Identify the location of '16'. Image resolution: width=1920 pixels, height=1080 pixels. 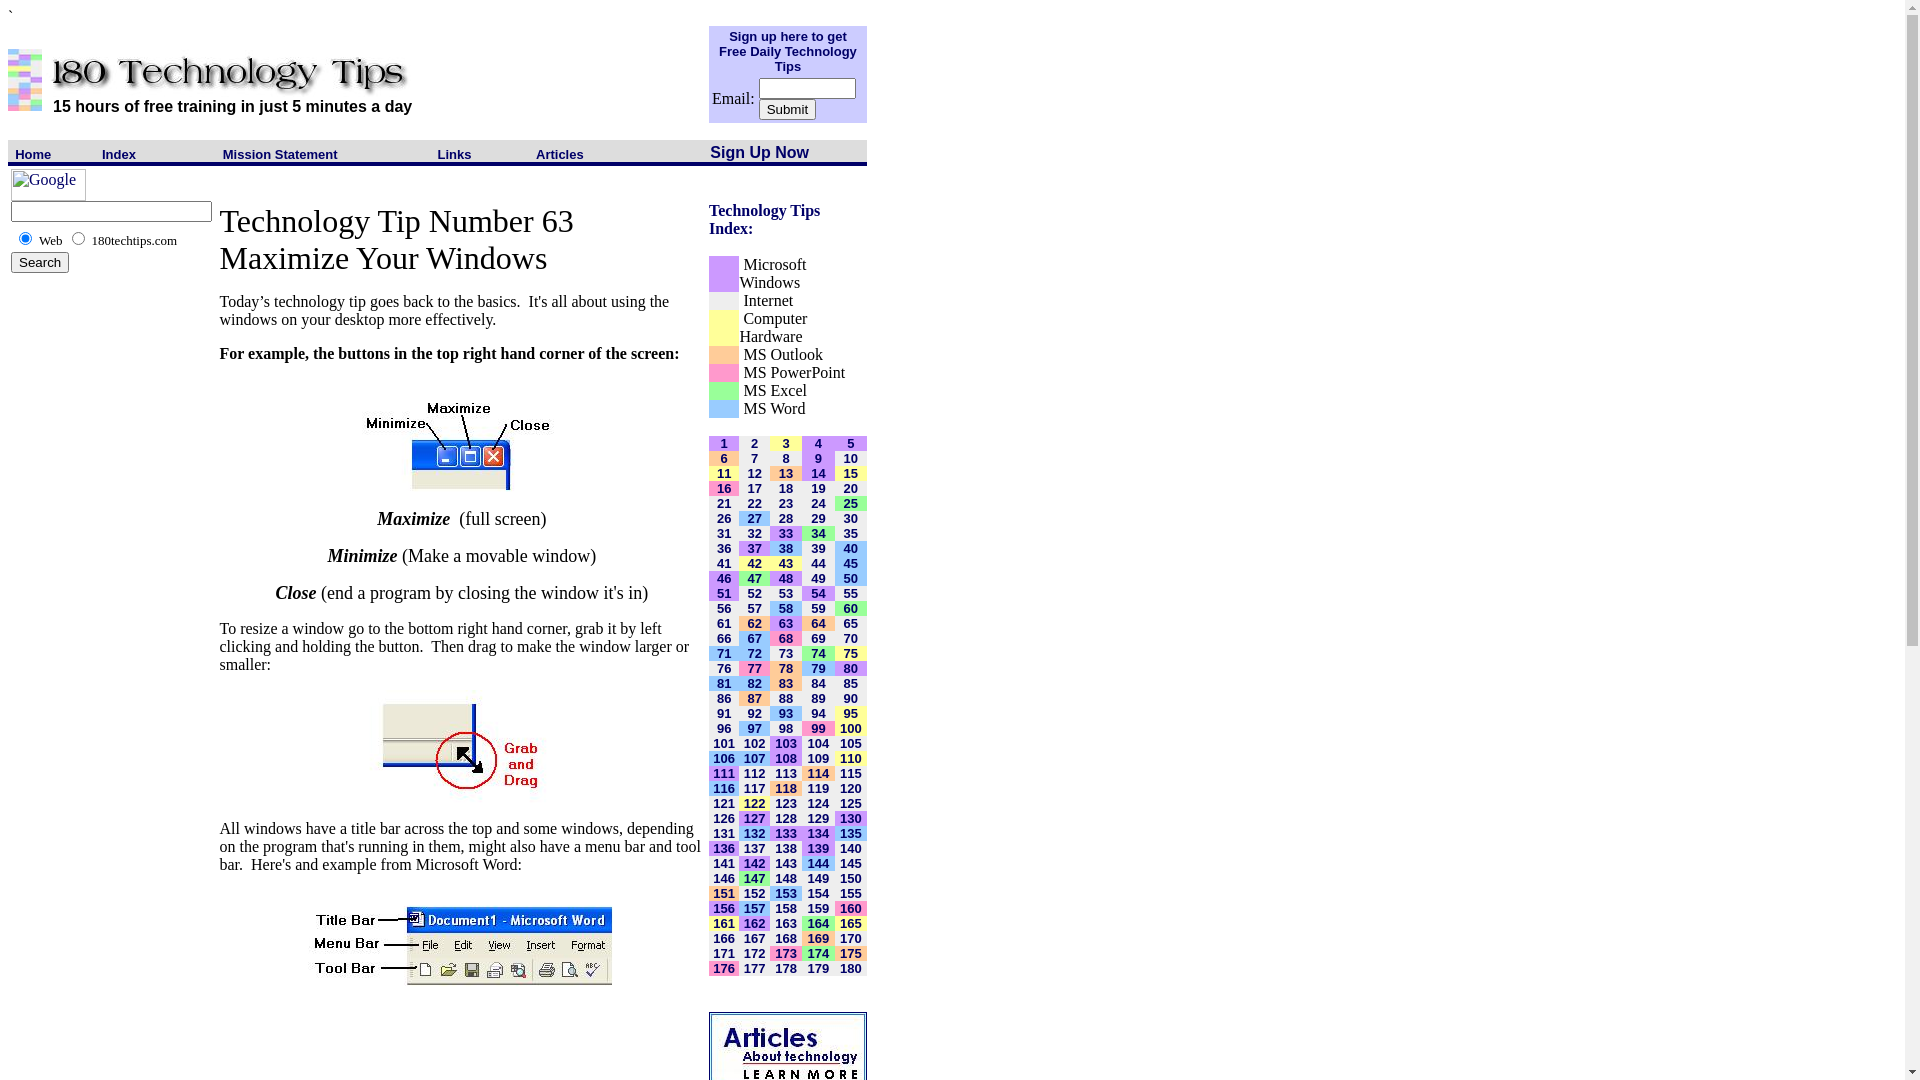
(723, 488).